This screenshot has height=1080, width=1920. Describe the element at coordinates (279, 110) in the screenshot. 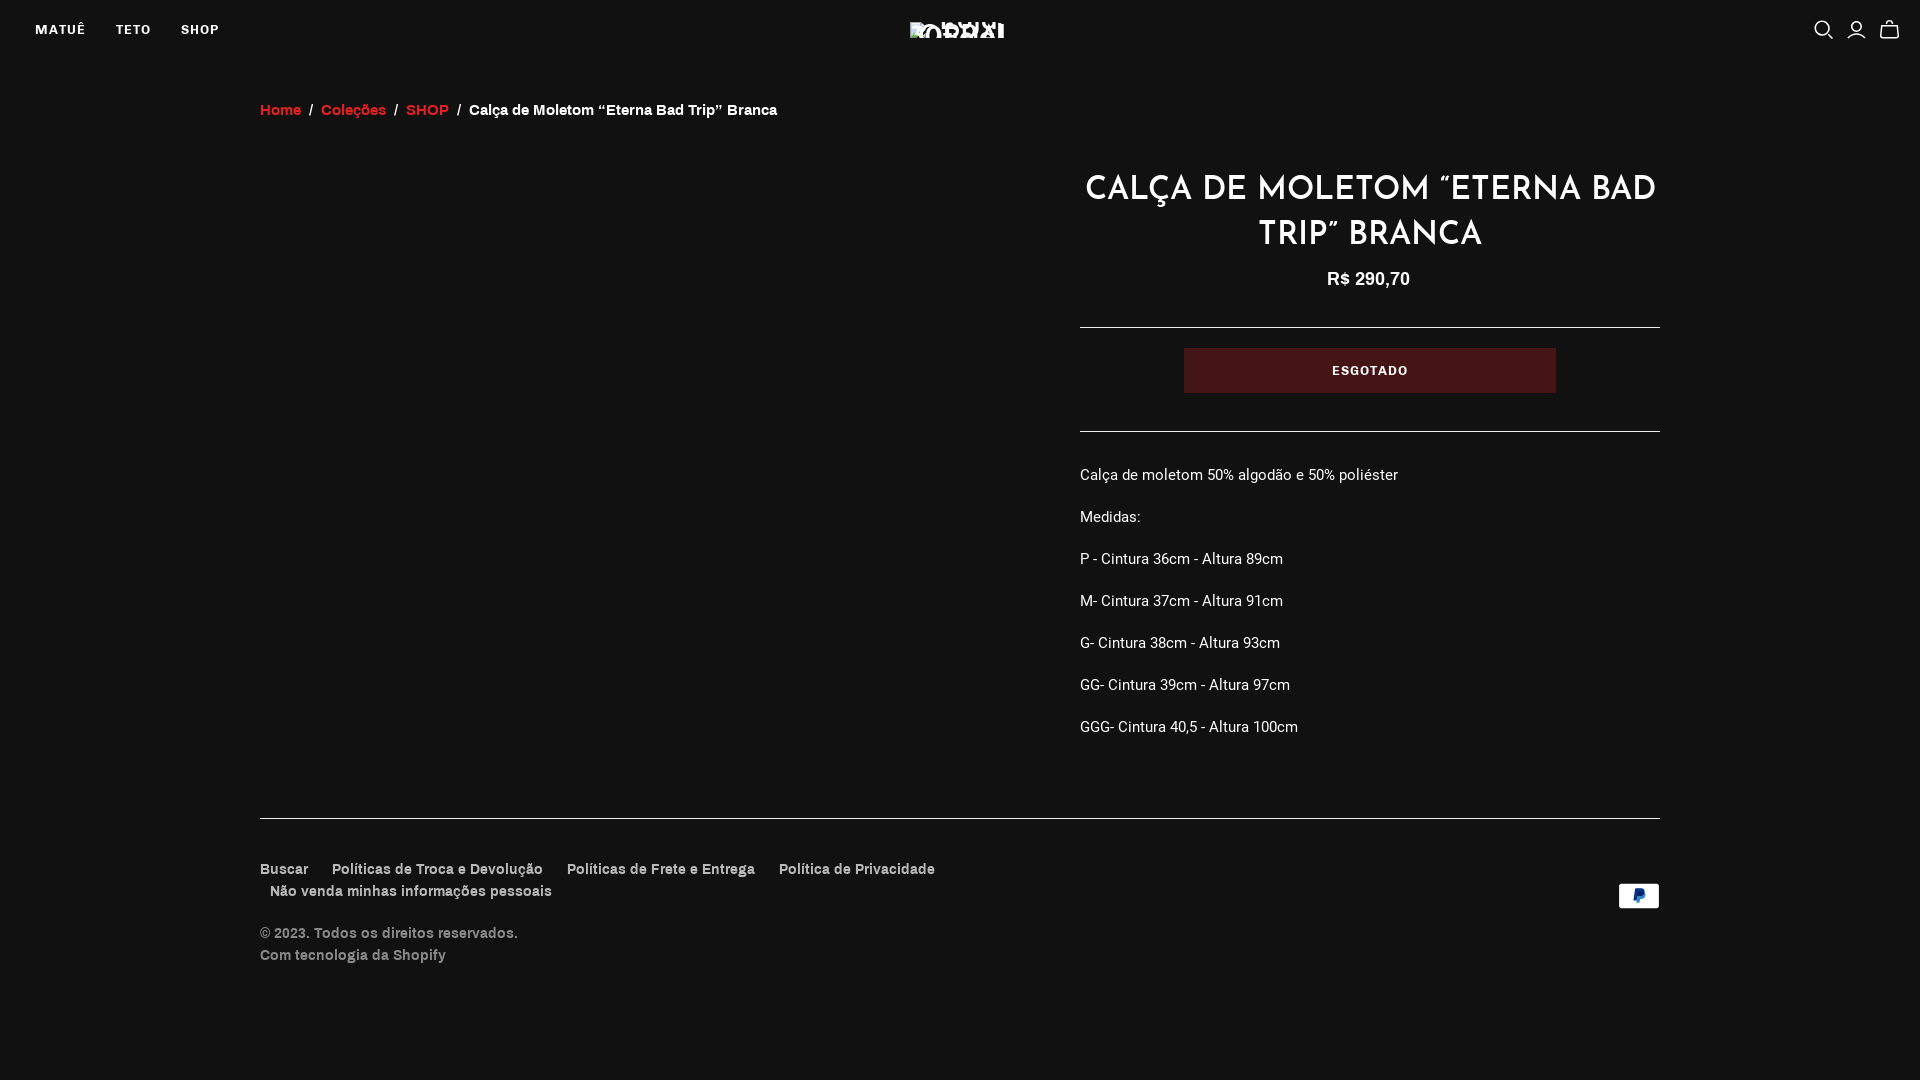

I see `'Home'` at that location.